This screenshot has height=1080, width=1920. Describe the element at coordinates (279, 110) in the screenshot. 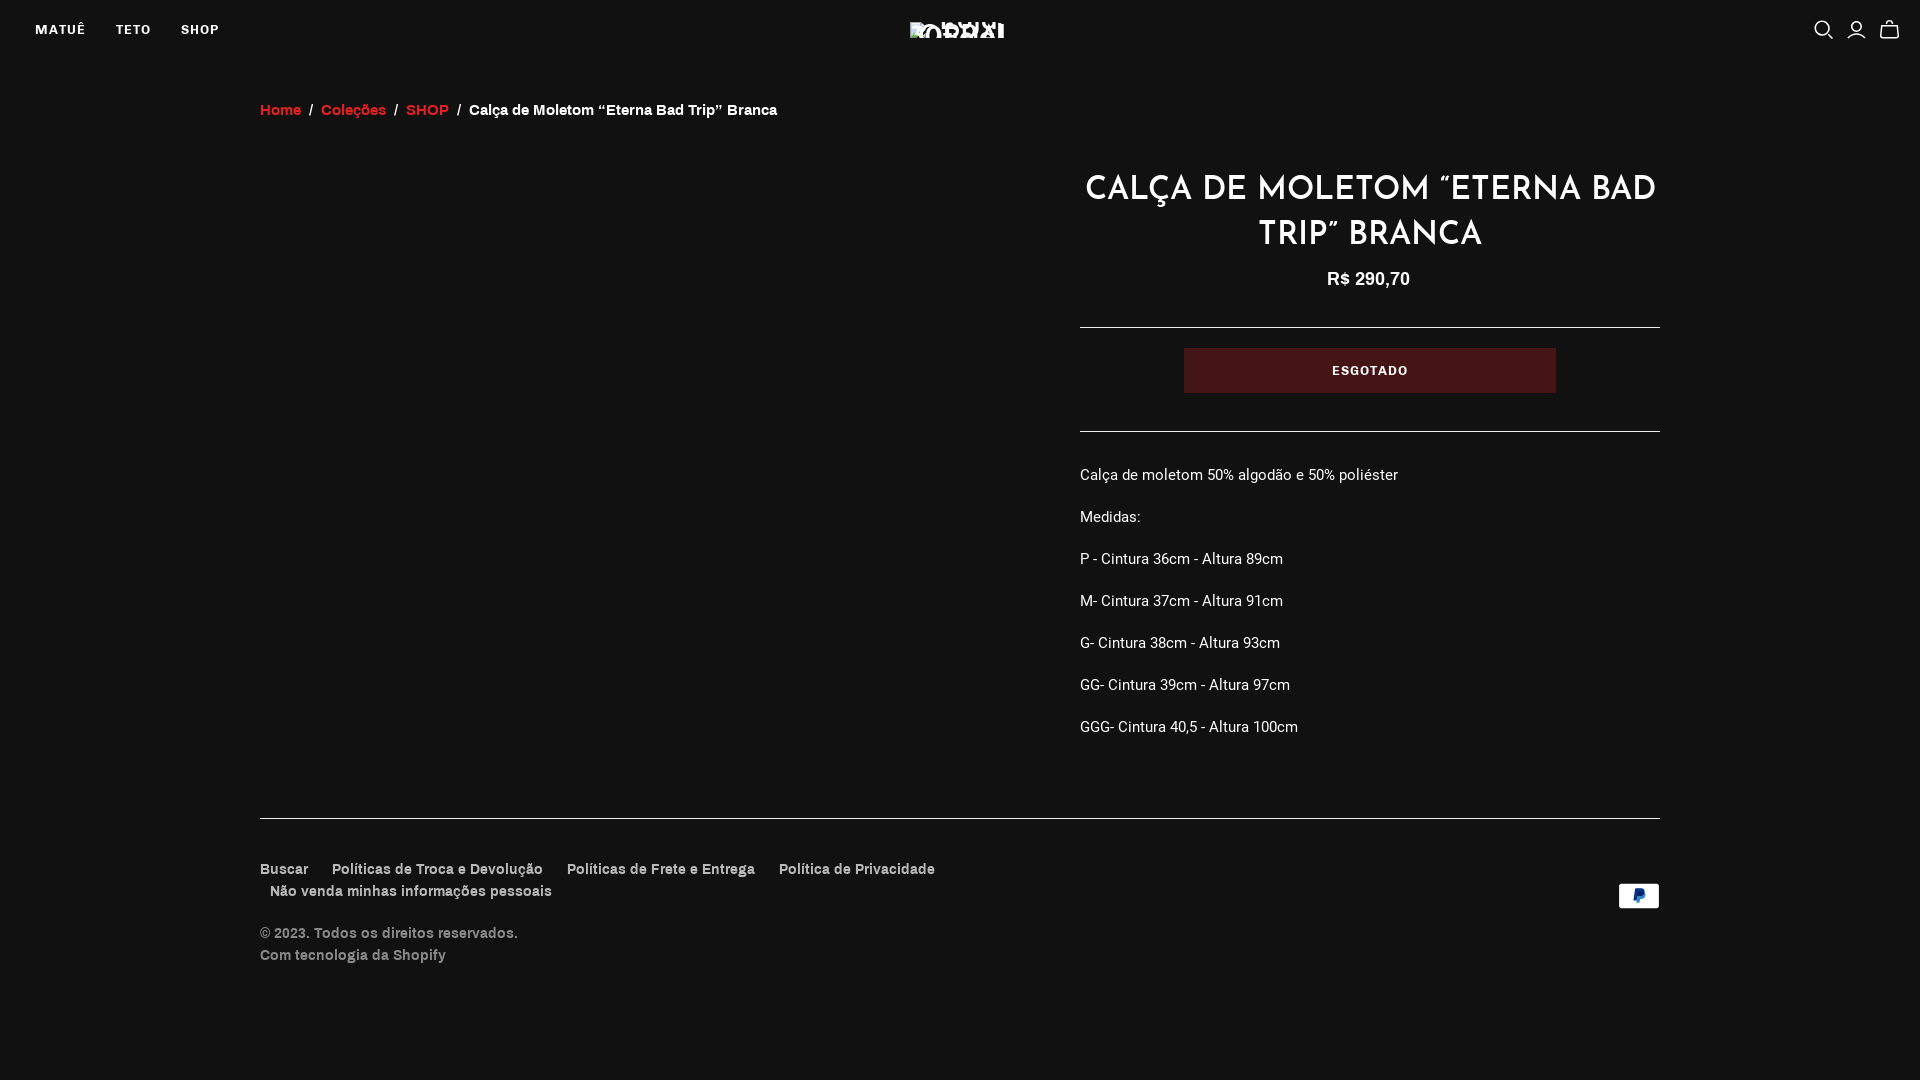

I see `'Home'` at that location.